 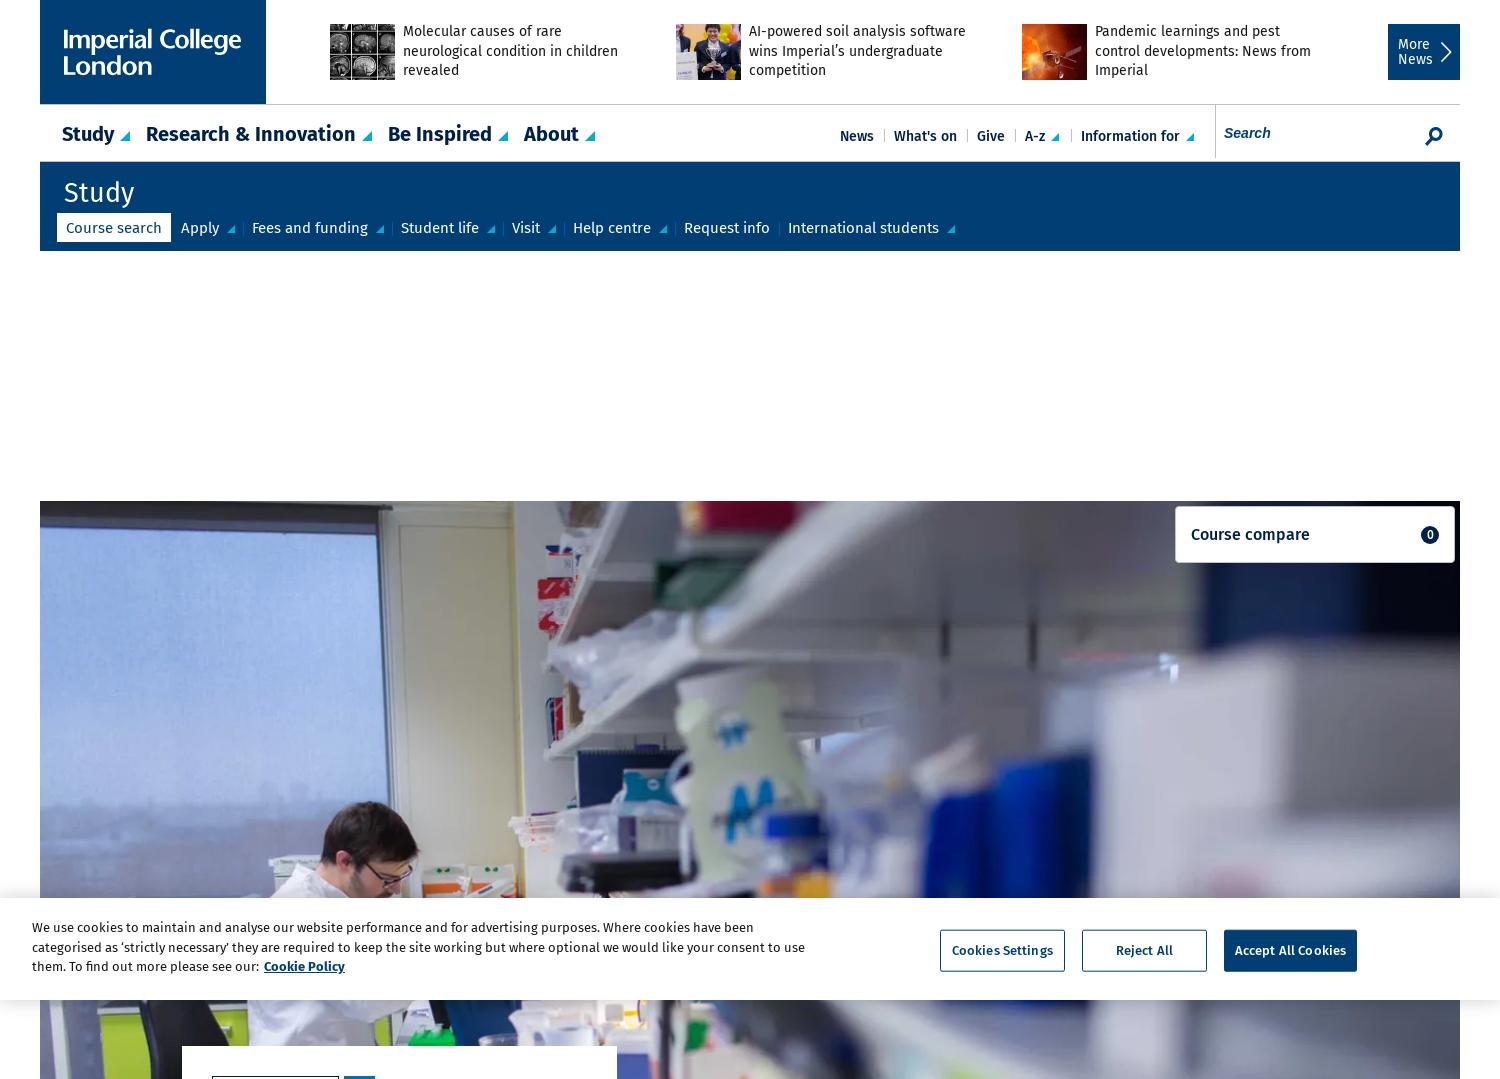 What do you see at coordinates (1429, 533) in the screenshot?
I see `'0'` at bounding box center [1429, 533].